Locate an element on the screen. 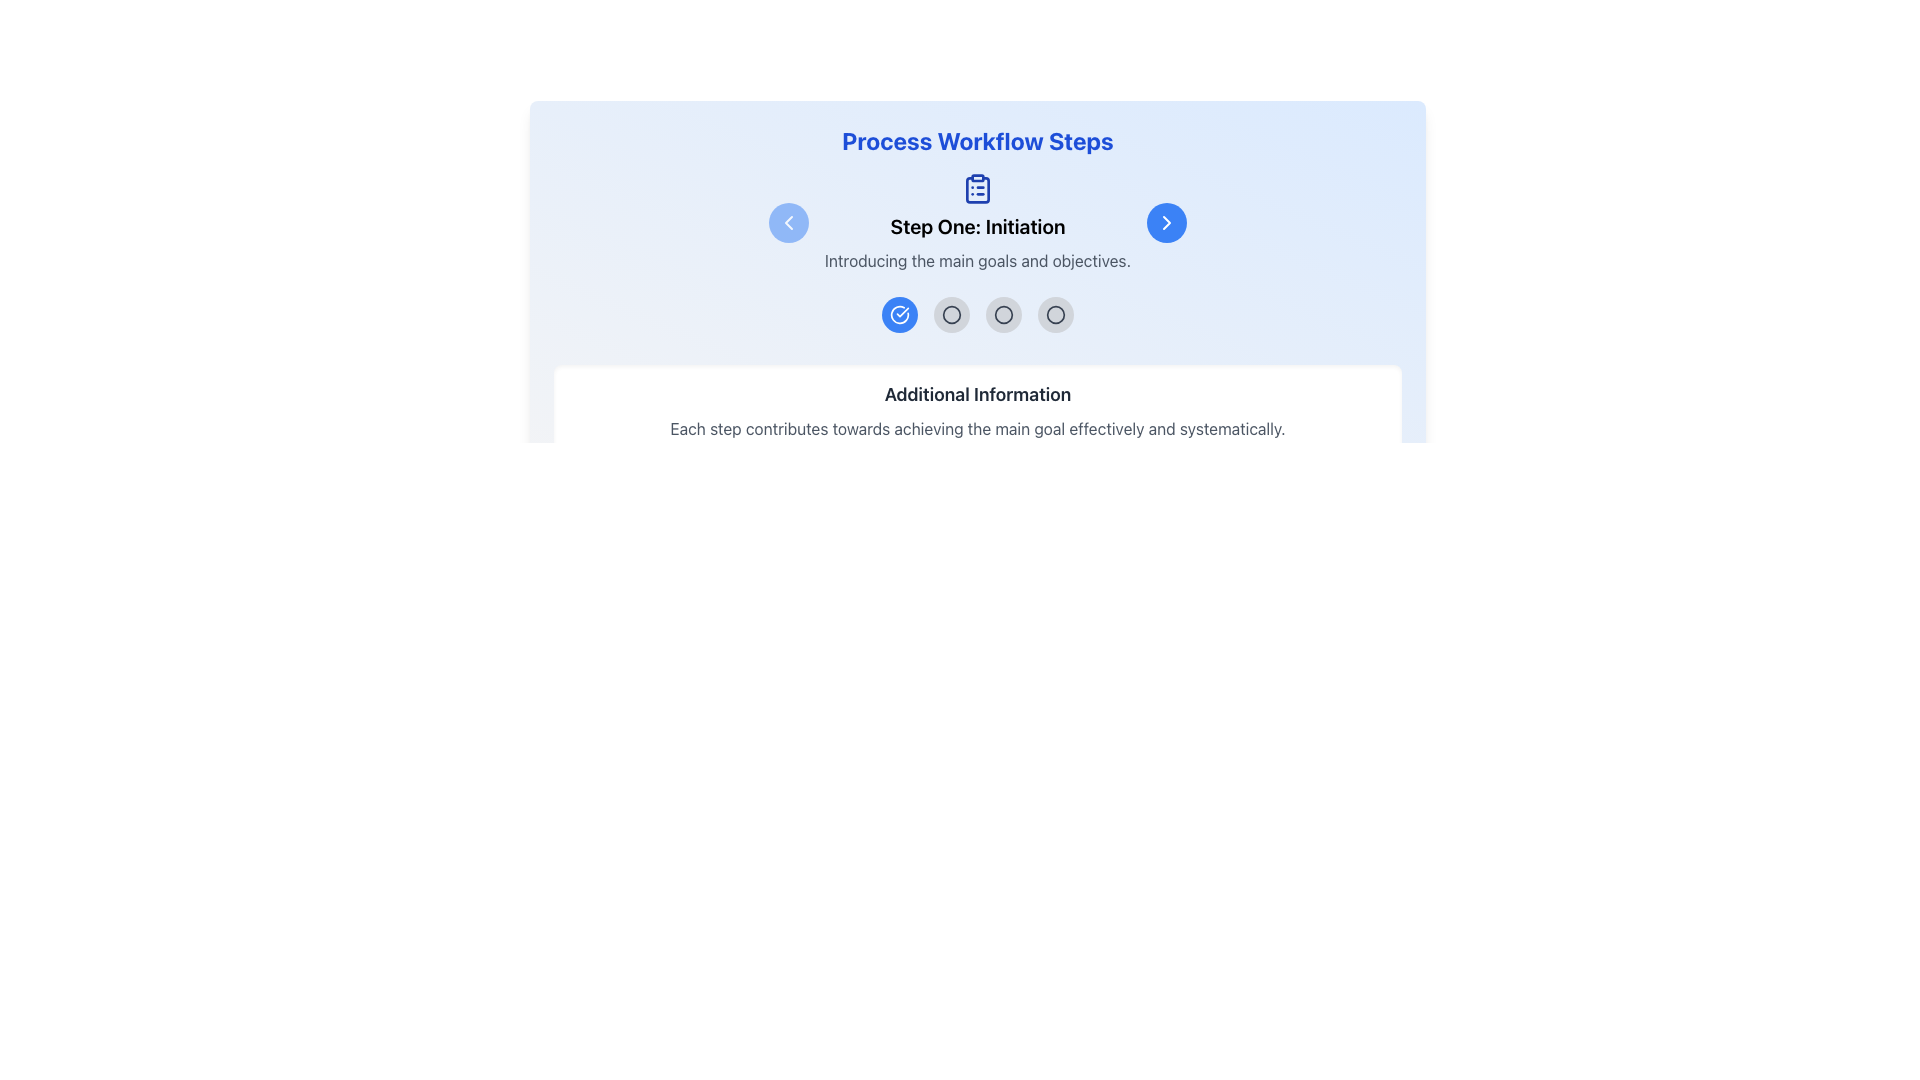  the small, centered, gray text reading 'Introducing the main goals and objectives.' which is located below 'Step One: Initiation' and the blue clipboard icon, within the top section of the interface is located at coordinates (978, 260).